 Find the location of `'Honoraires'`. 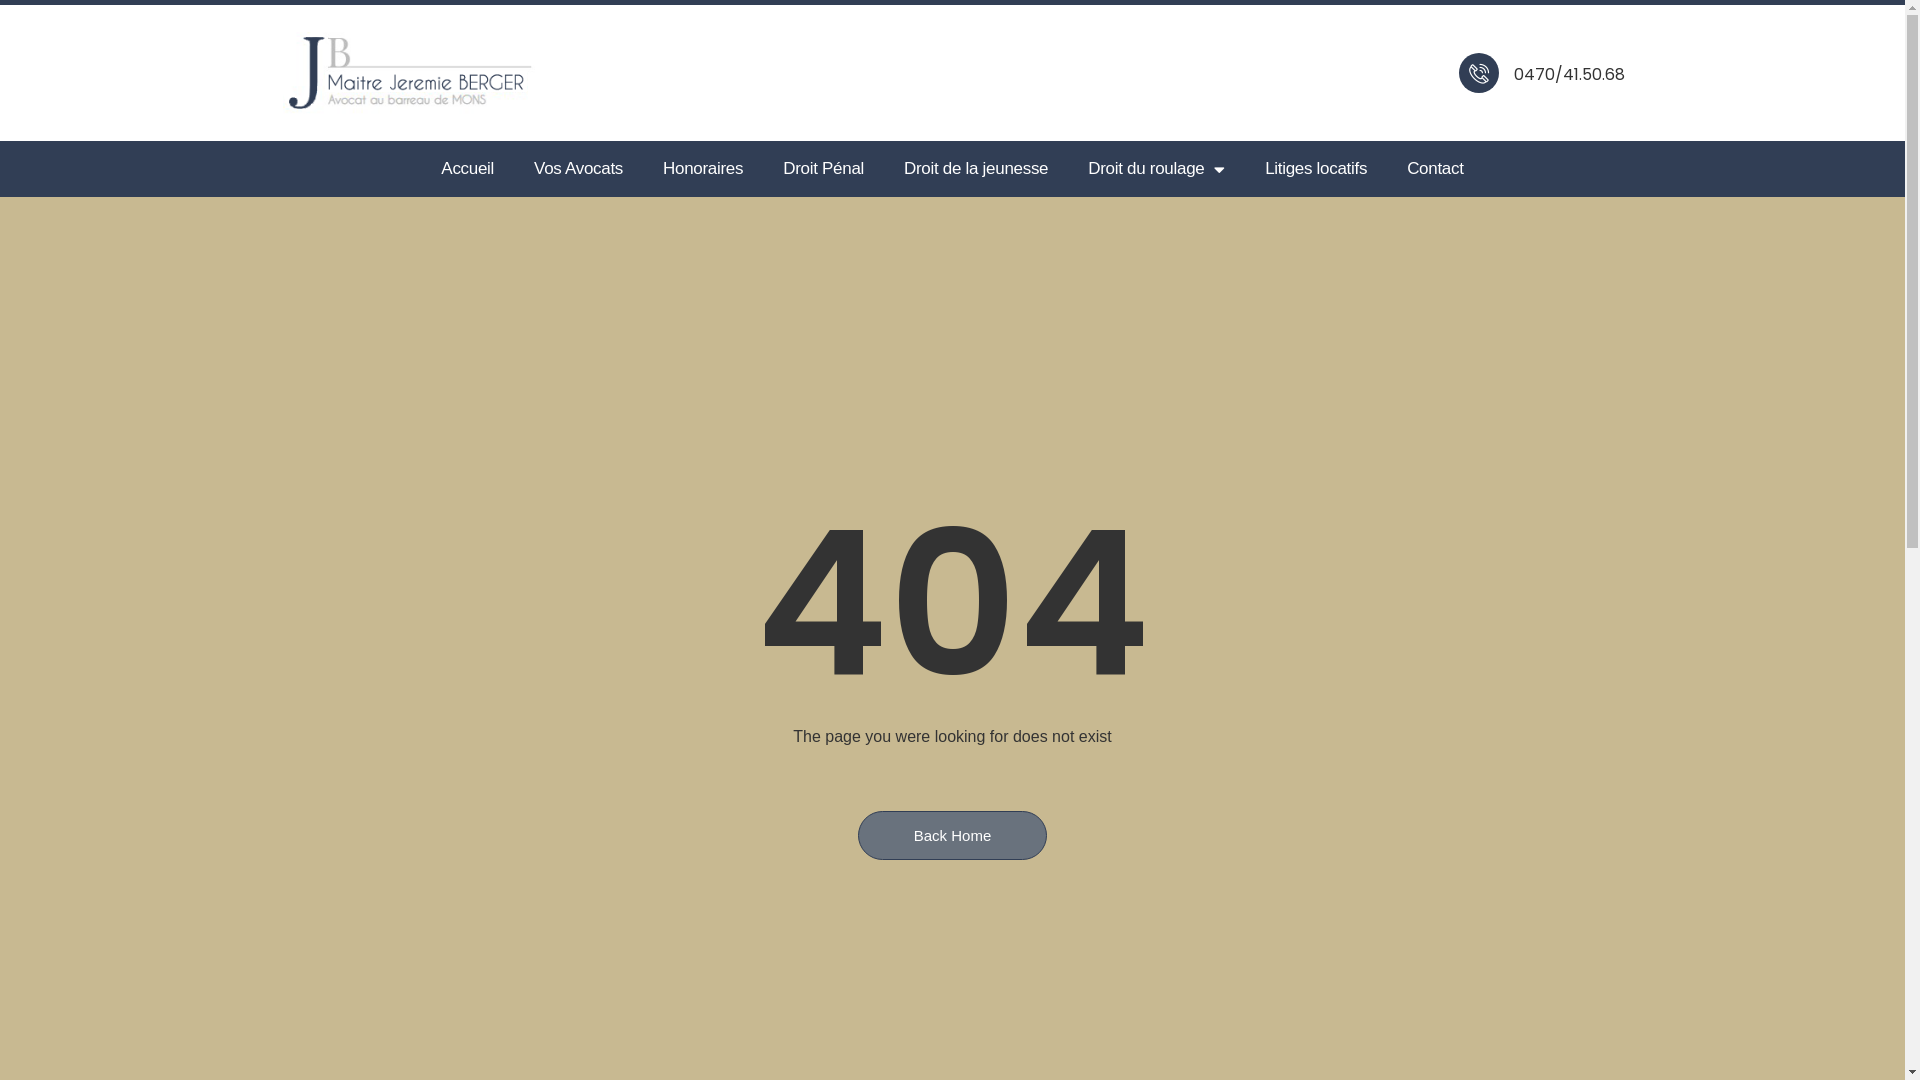

'Honoraires' is located at coordinates (702, 168).